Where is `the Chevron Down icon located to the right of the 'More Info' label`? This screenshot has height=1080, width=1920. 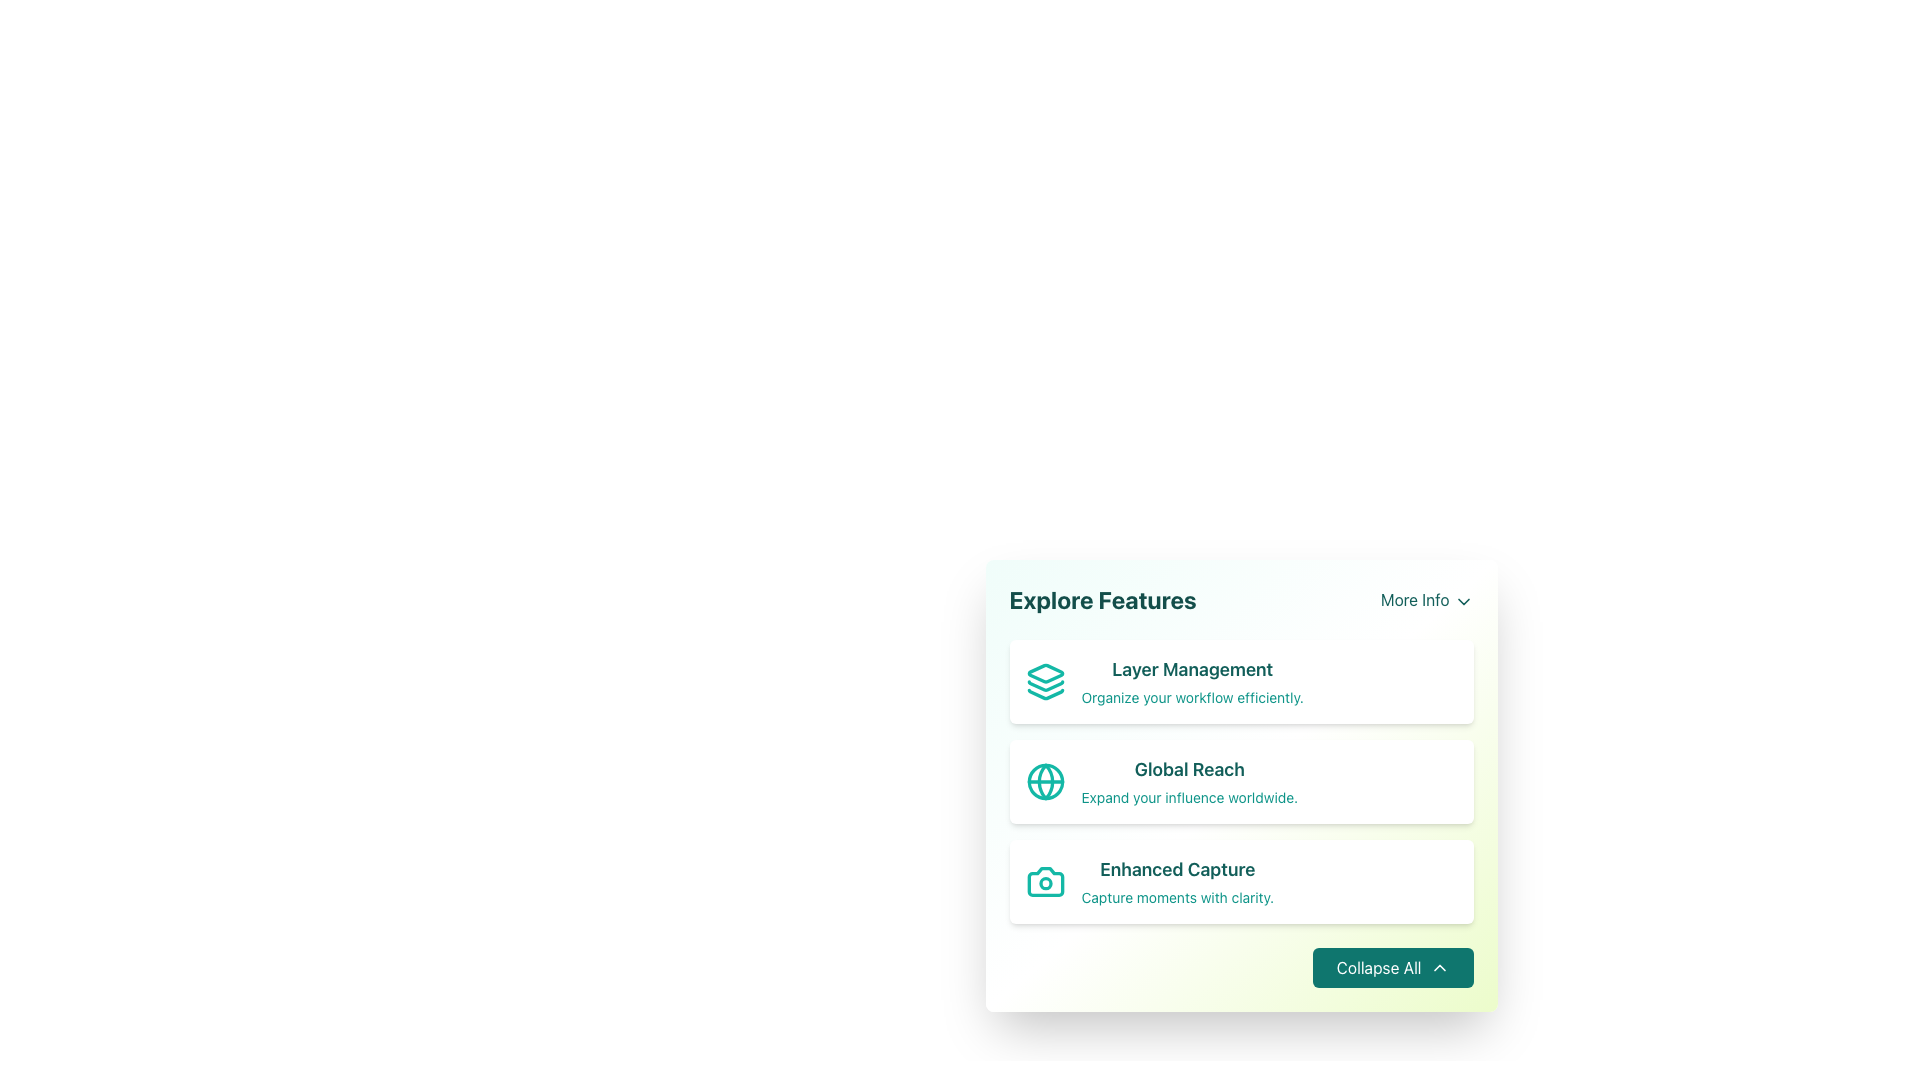
the Chevron Down icon located to the right of the 'More Info' label is located at coordinates (1463, 600).